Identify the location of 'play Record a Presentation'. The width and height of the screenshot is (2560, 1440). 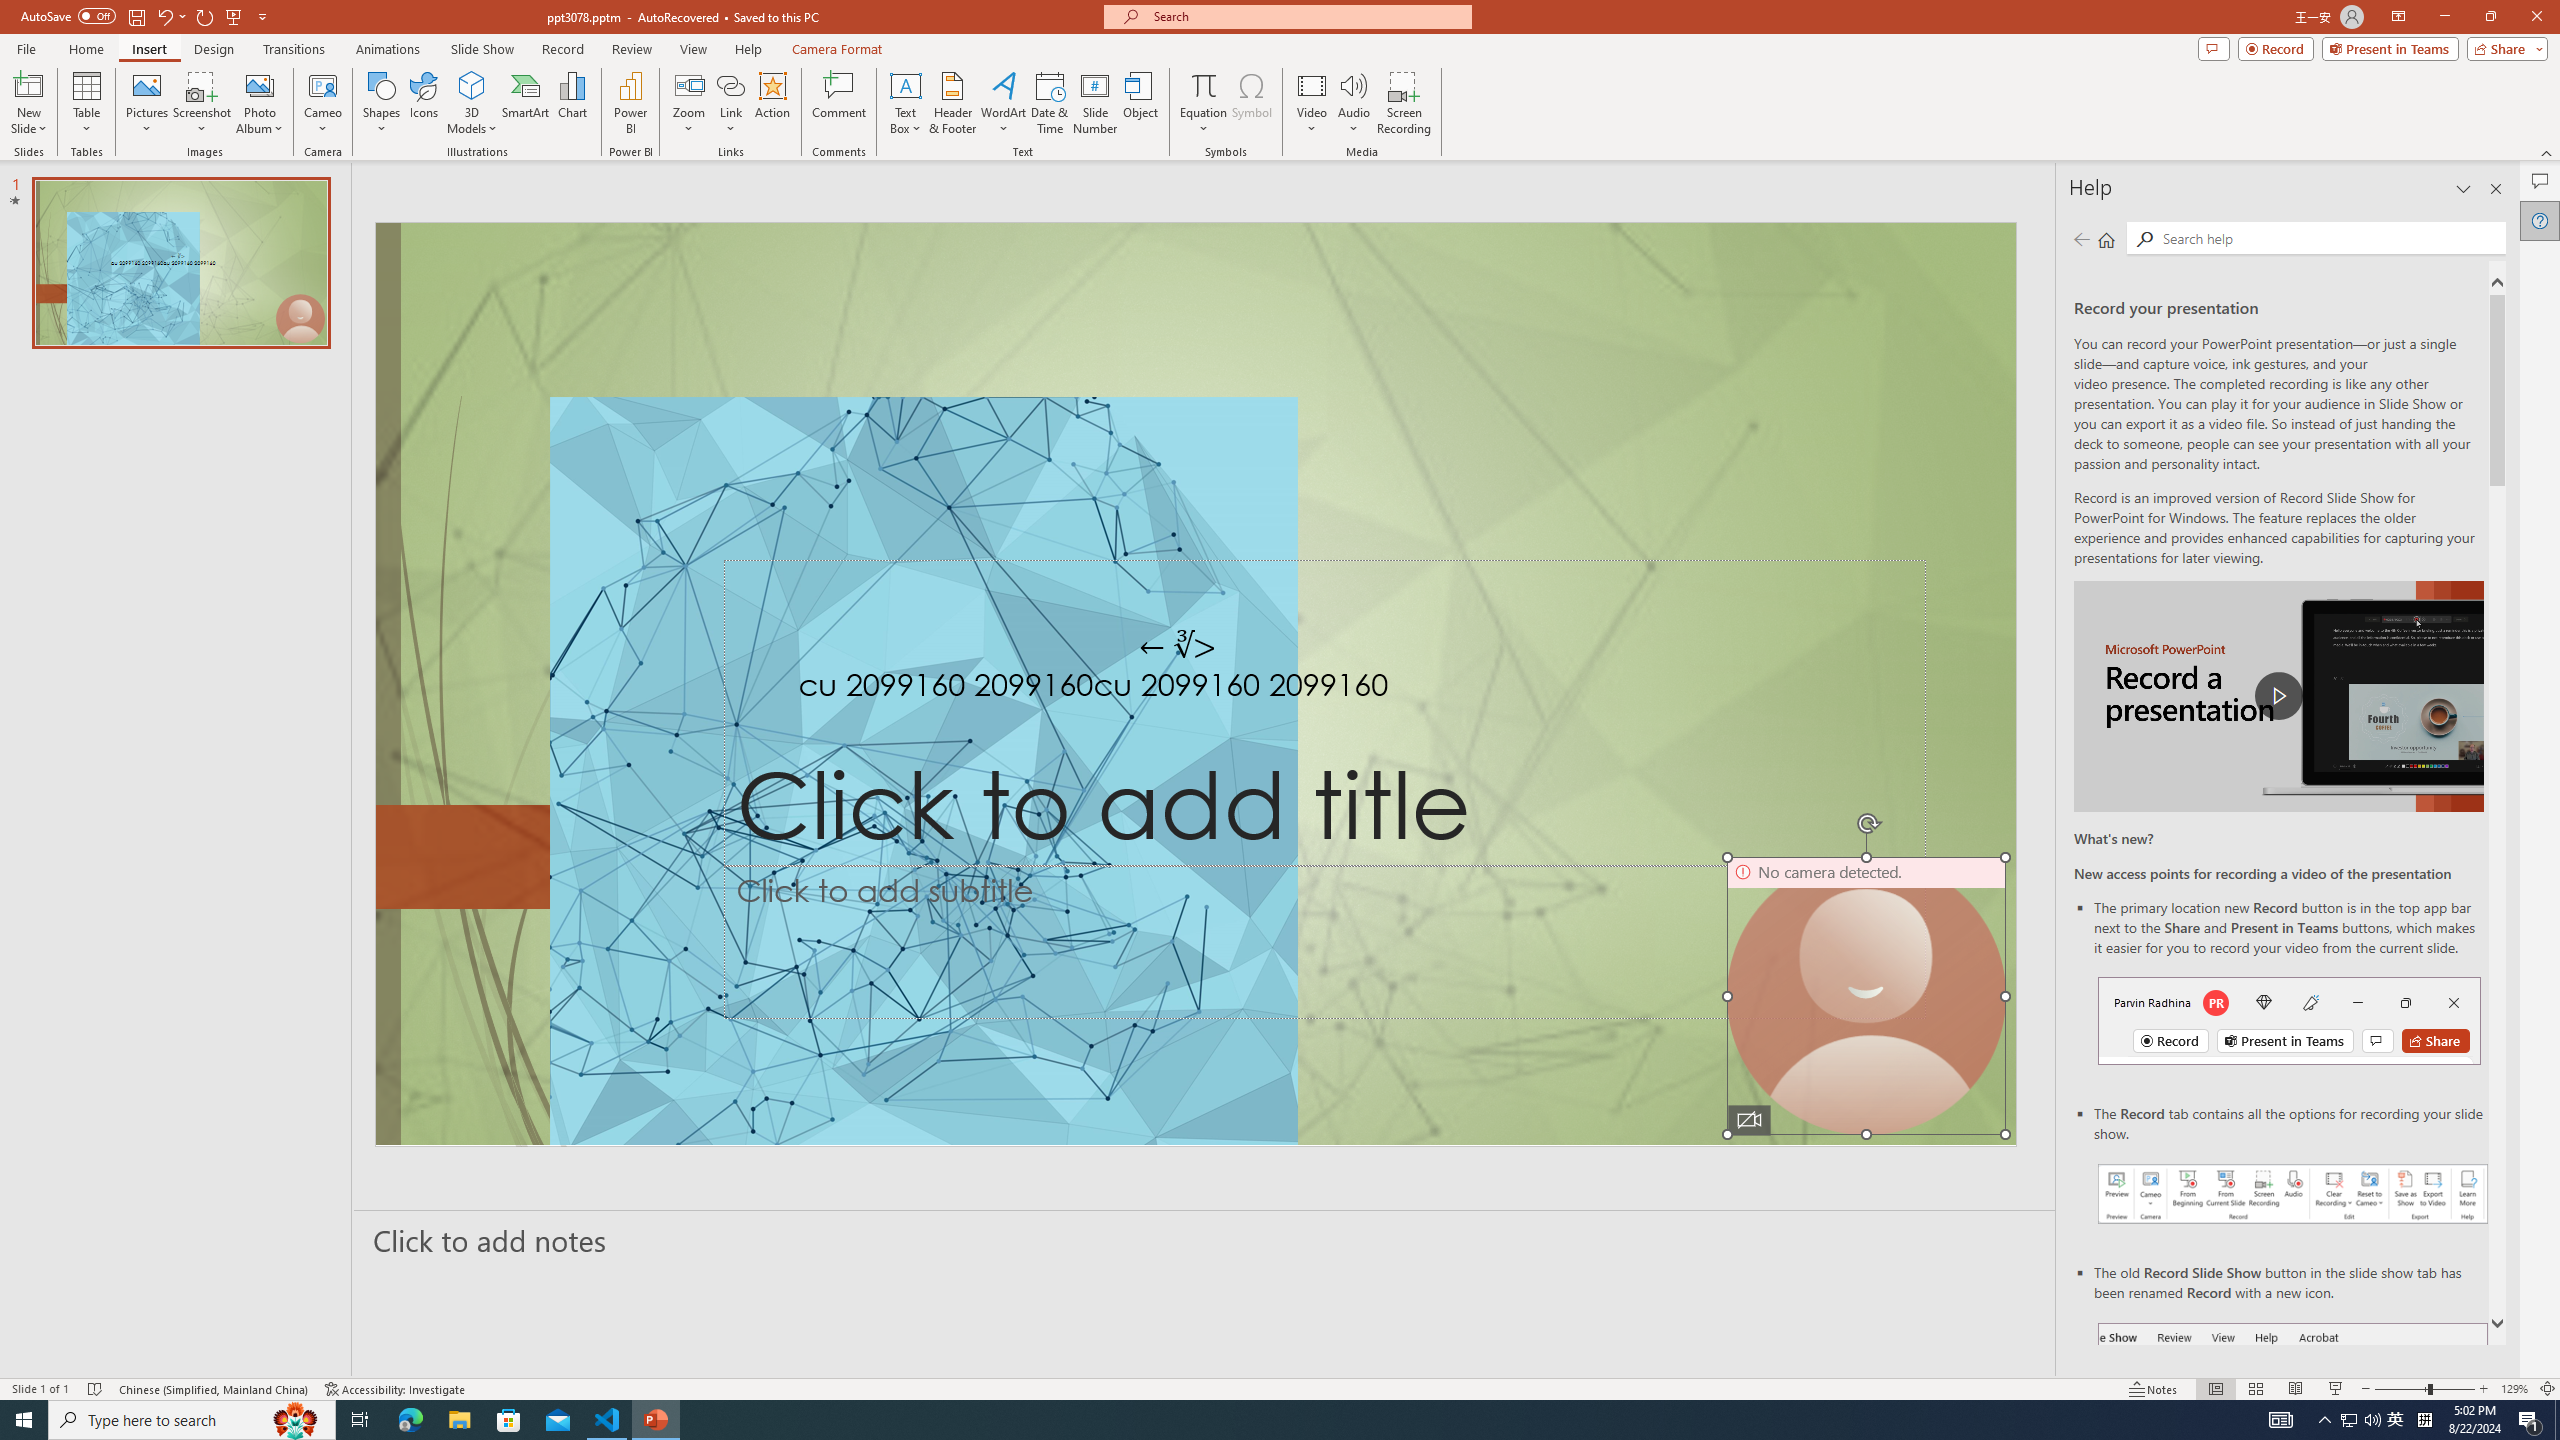
(2278, 696).